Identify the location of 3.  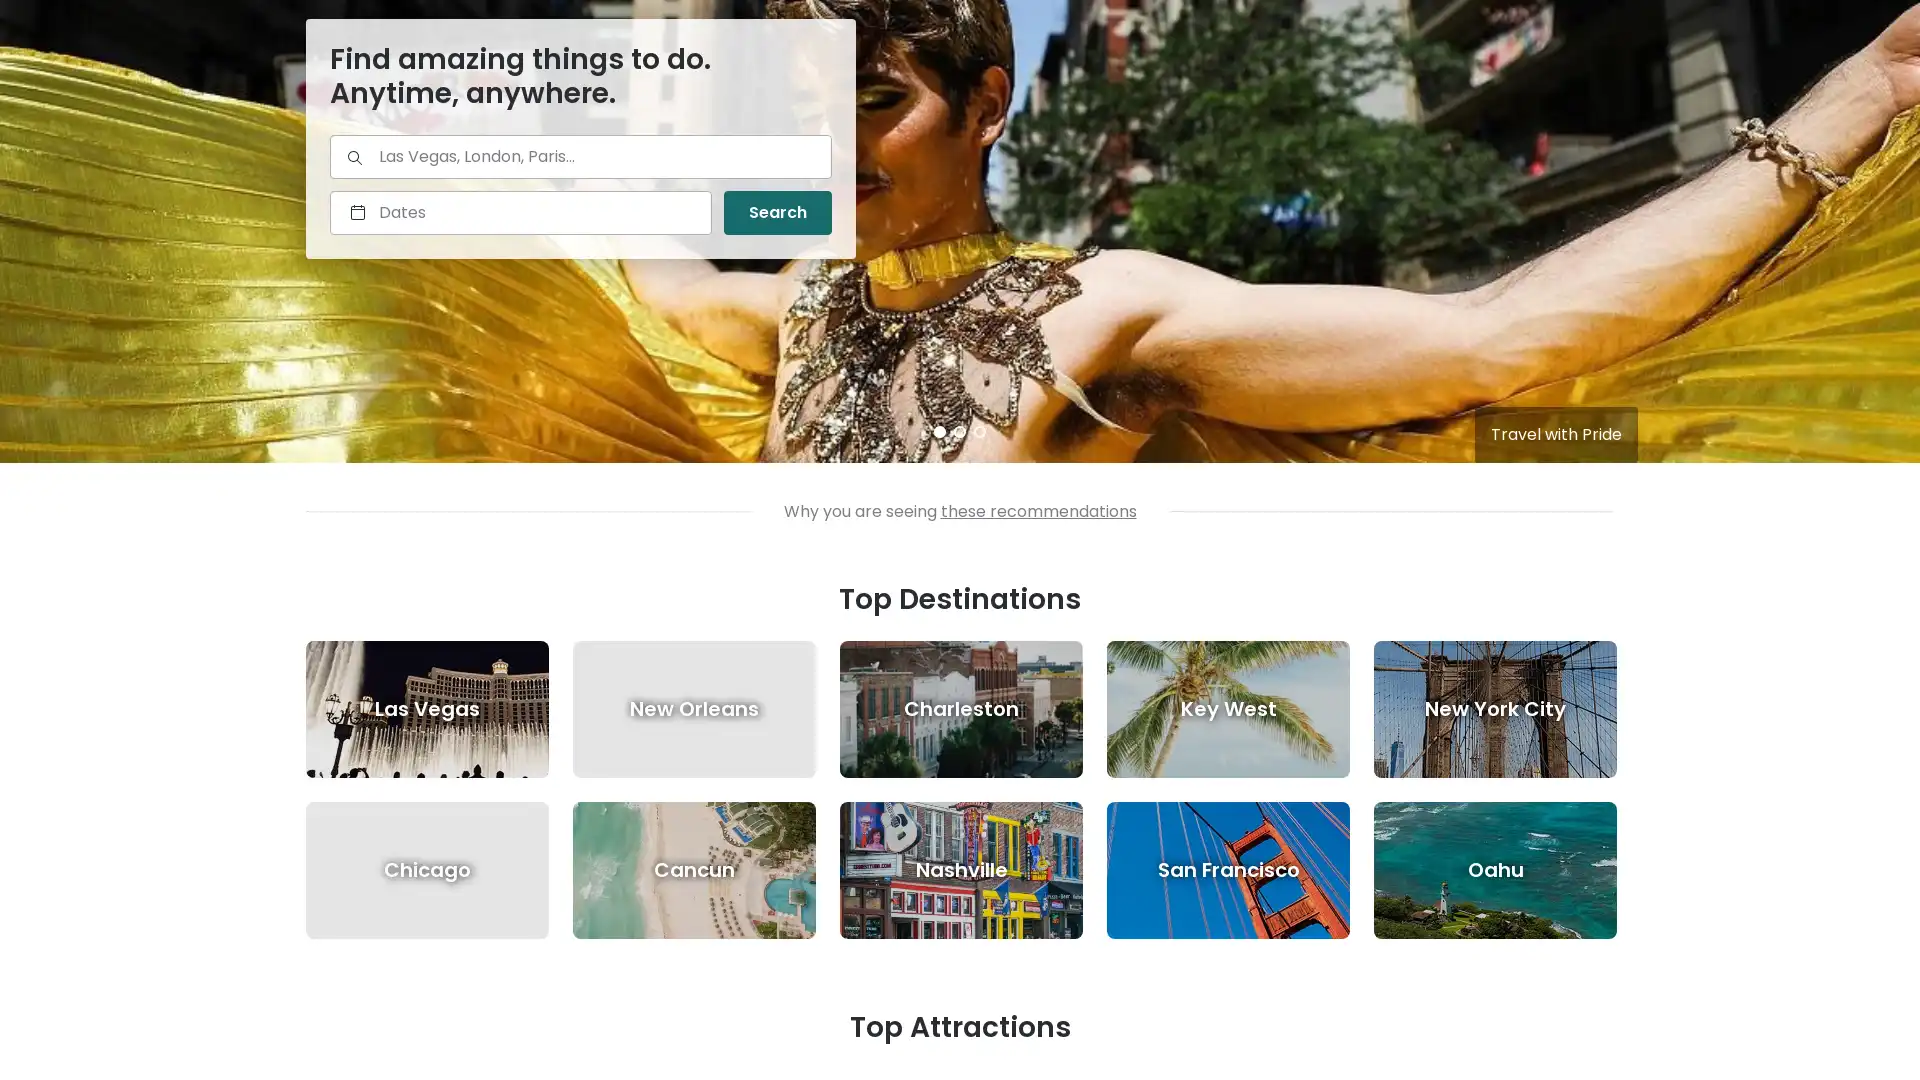
(979, 431).